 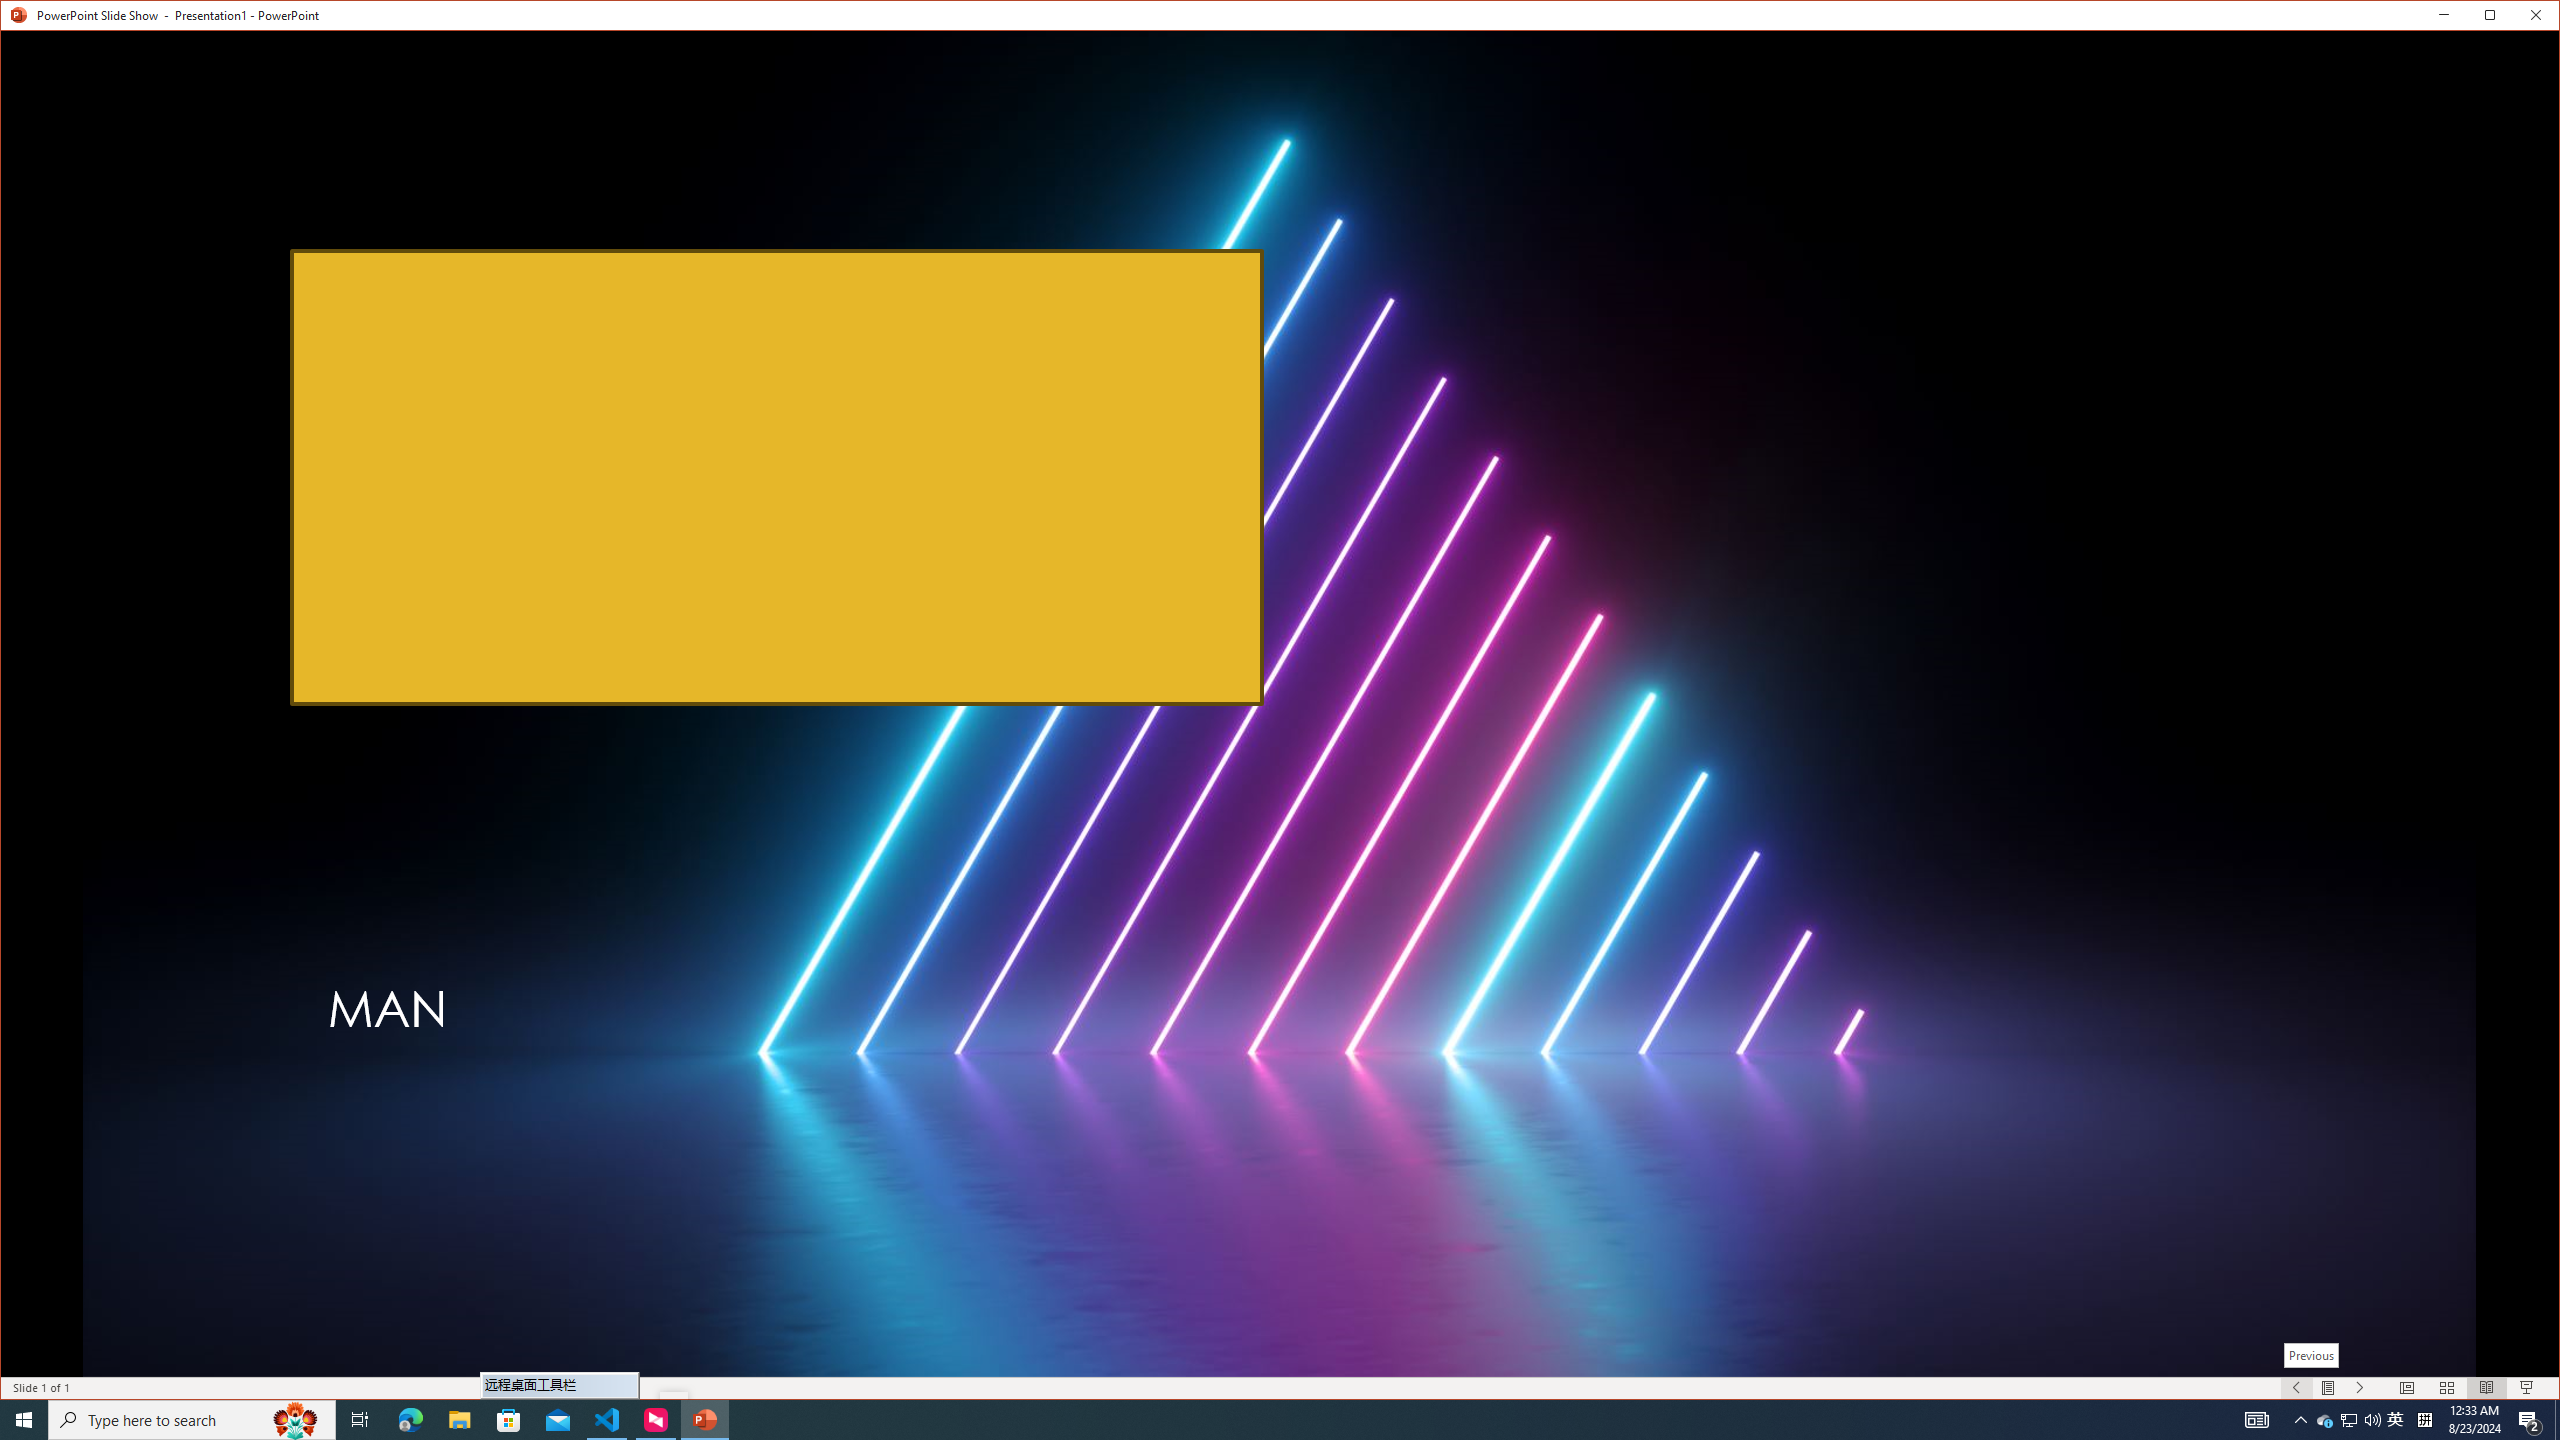 What do you see at coordinates (2328, 1387) in the screenshot?
I see `'Menu On'` at bounding box center [2328, 1387].